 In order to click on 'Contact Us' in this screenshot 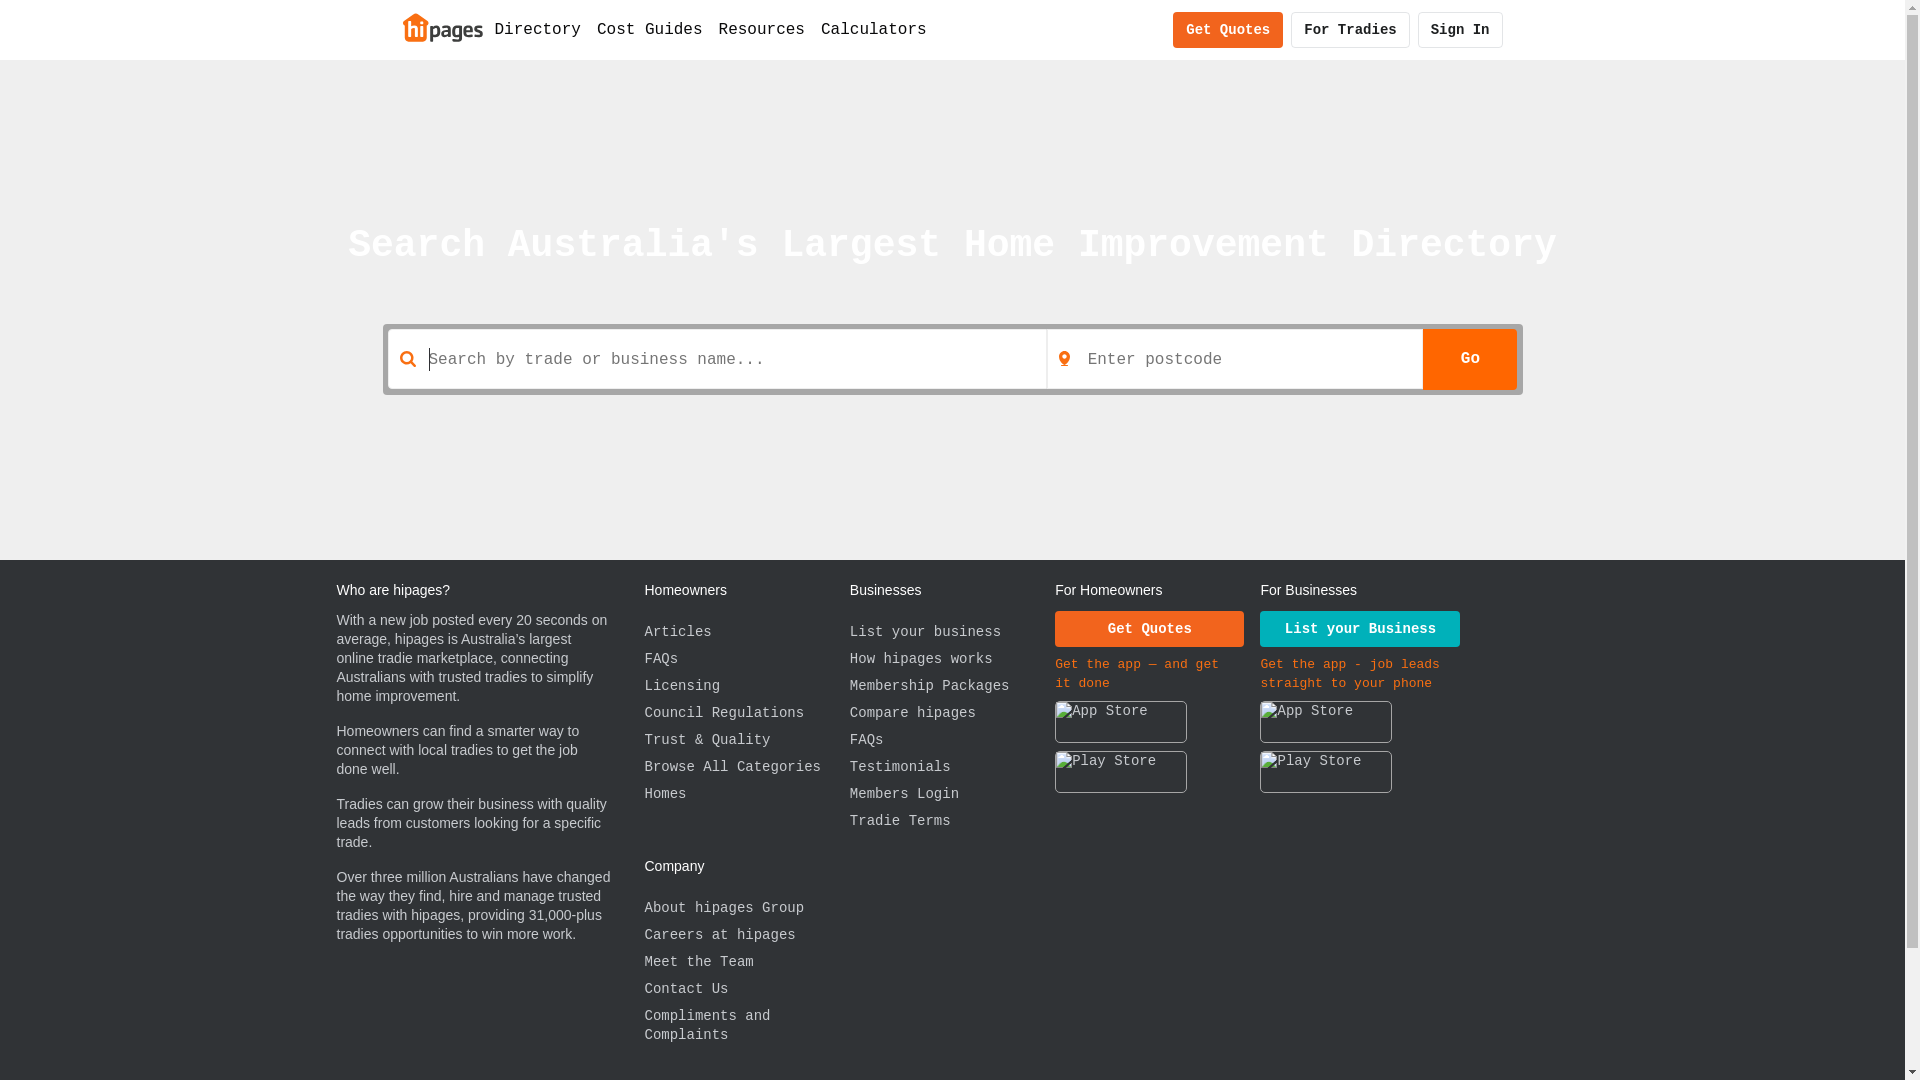, I will do `click(745, 988)`.